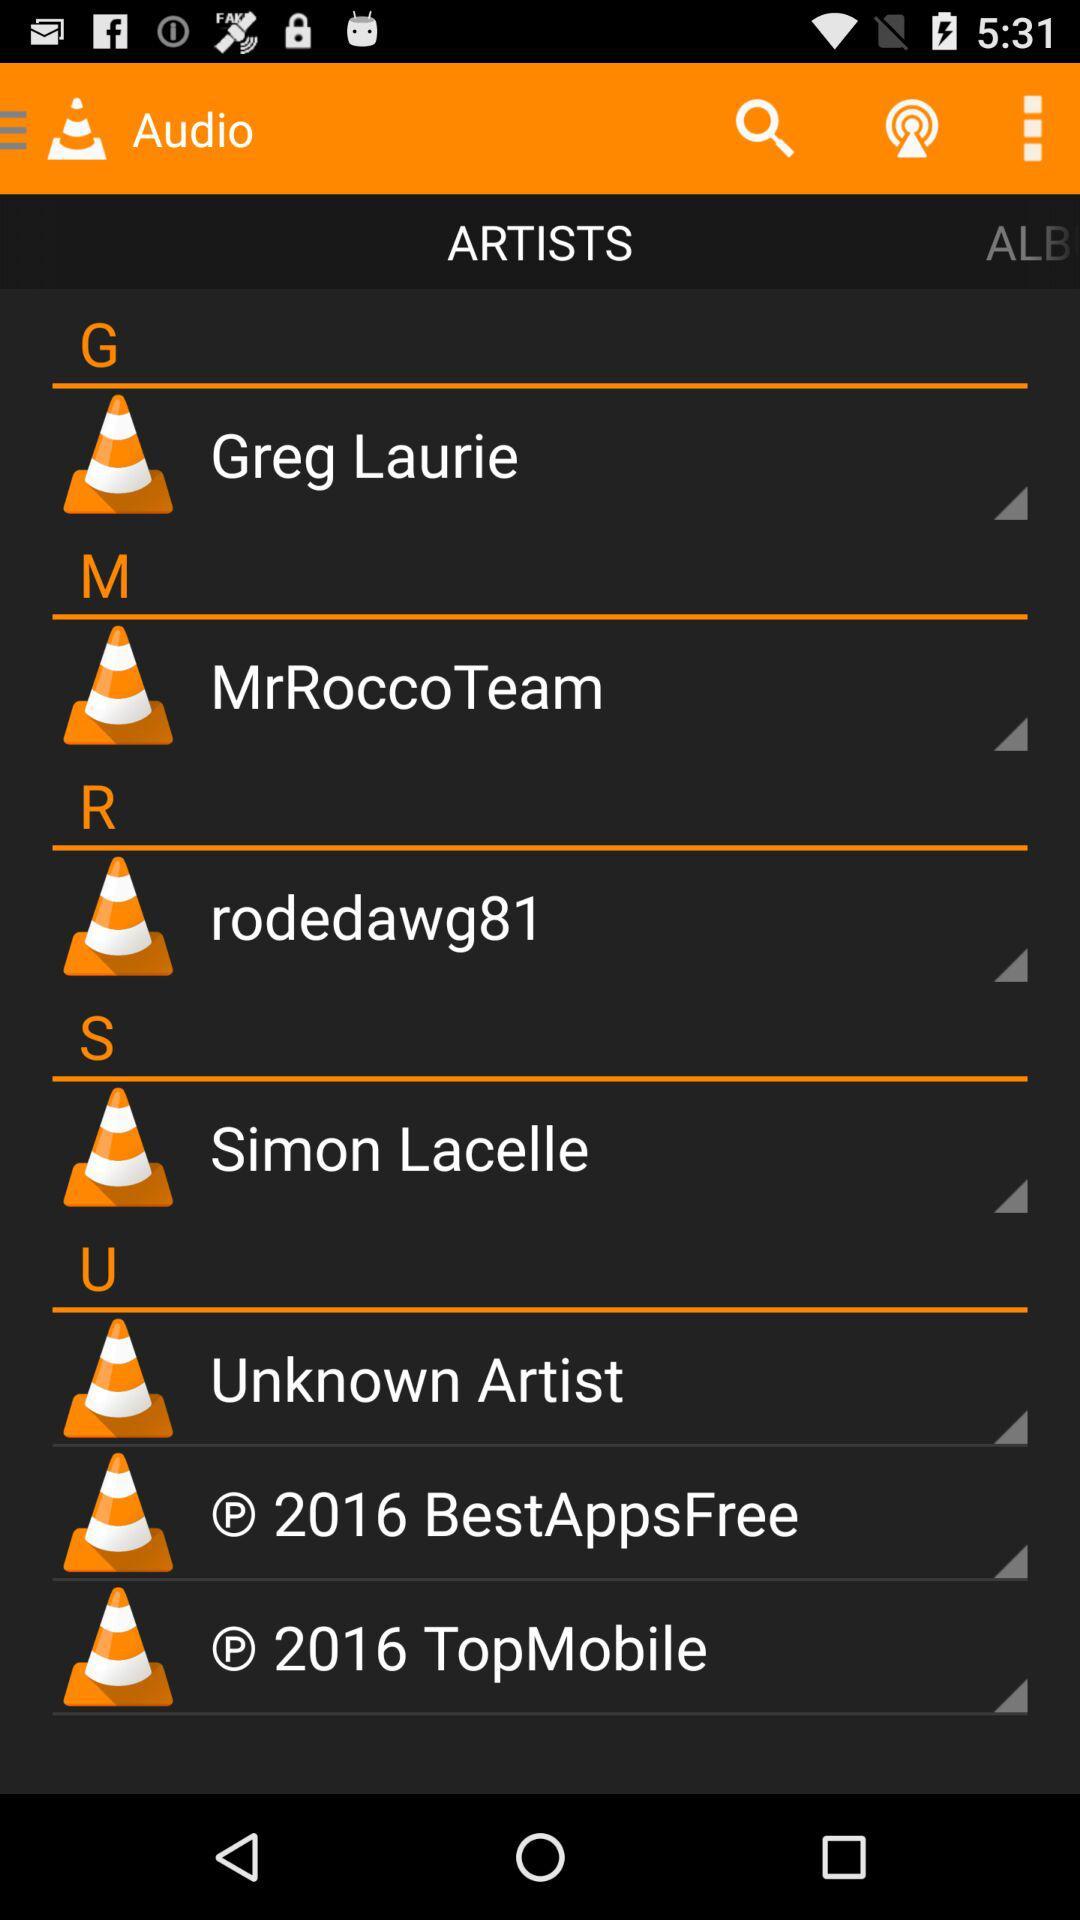 The height and width of the screenshot is (1920, 1080). Describe the element at coordinates (415, 1376) in the screenshot. I see `unknown artist icon` at that location.